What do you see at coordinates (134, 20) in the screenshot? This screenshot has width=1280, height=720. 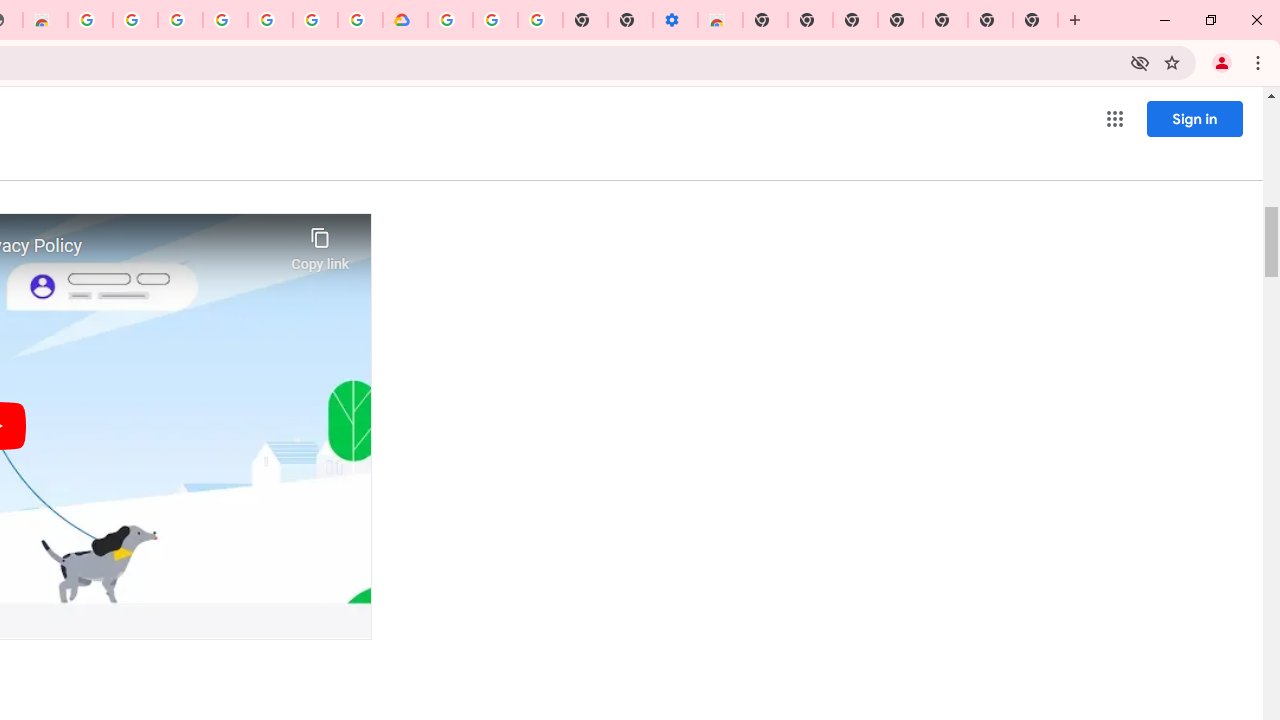 I see `'Ad Settings'` at bounding box center [134, 20].